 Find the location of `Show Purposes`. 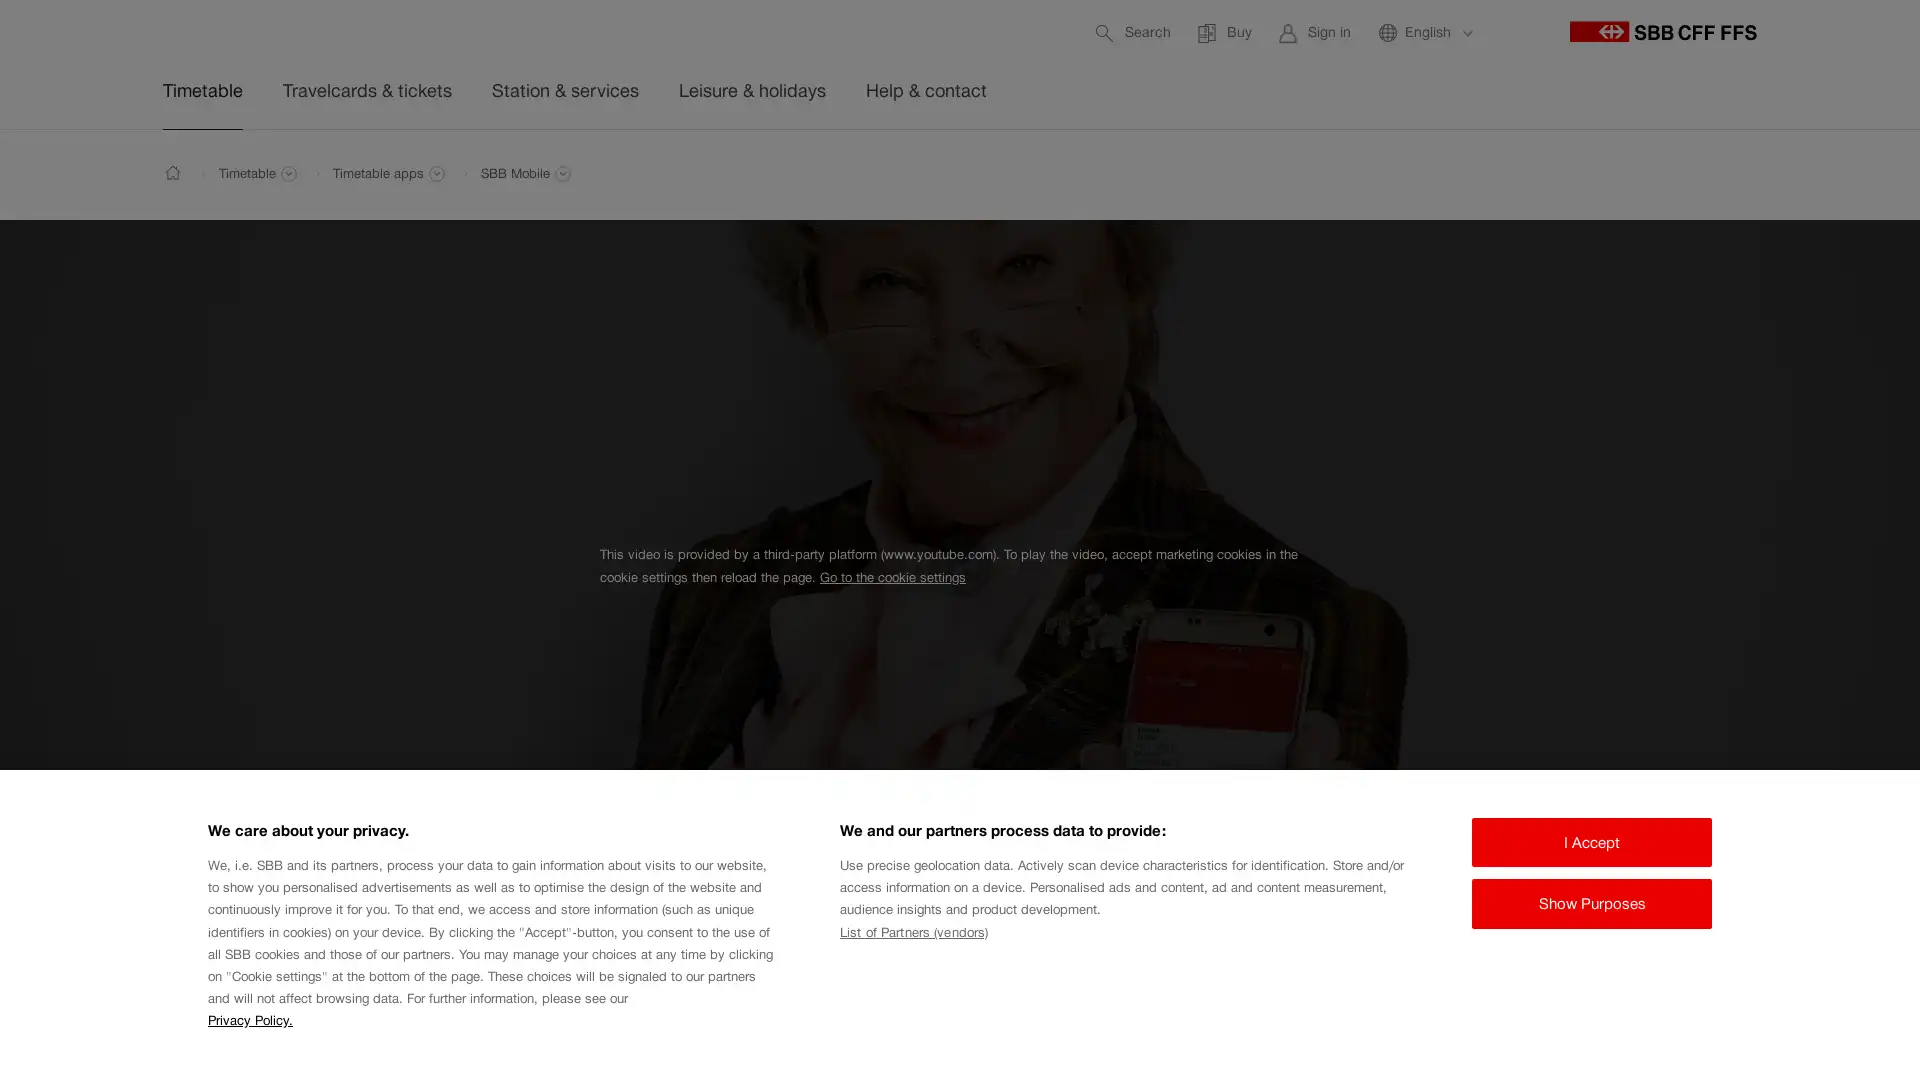

Show Purposes is located at coordinates (1591, 903).